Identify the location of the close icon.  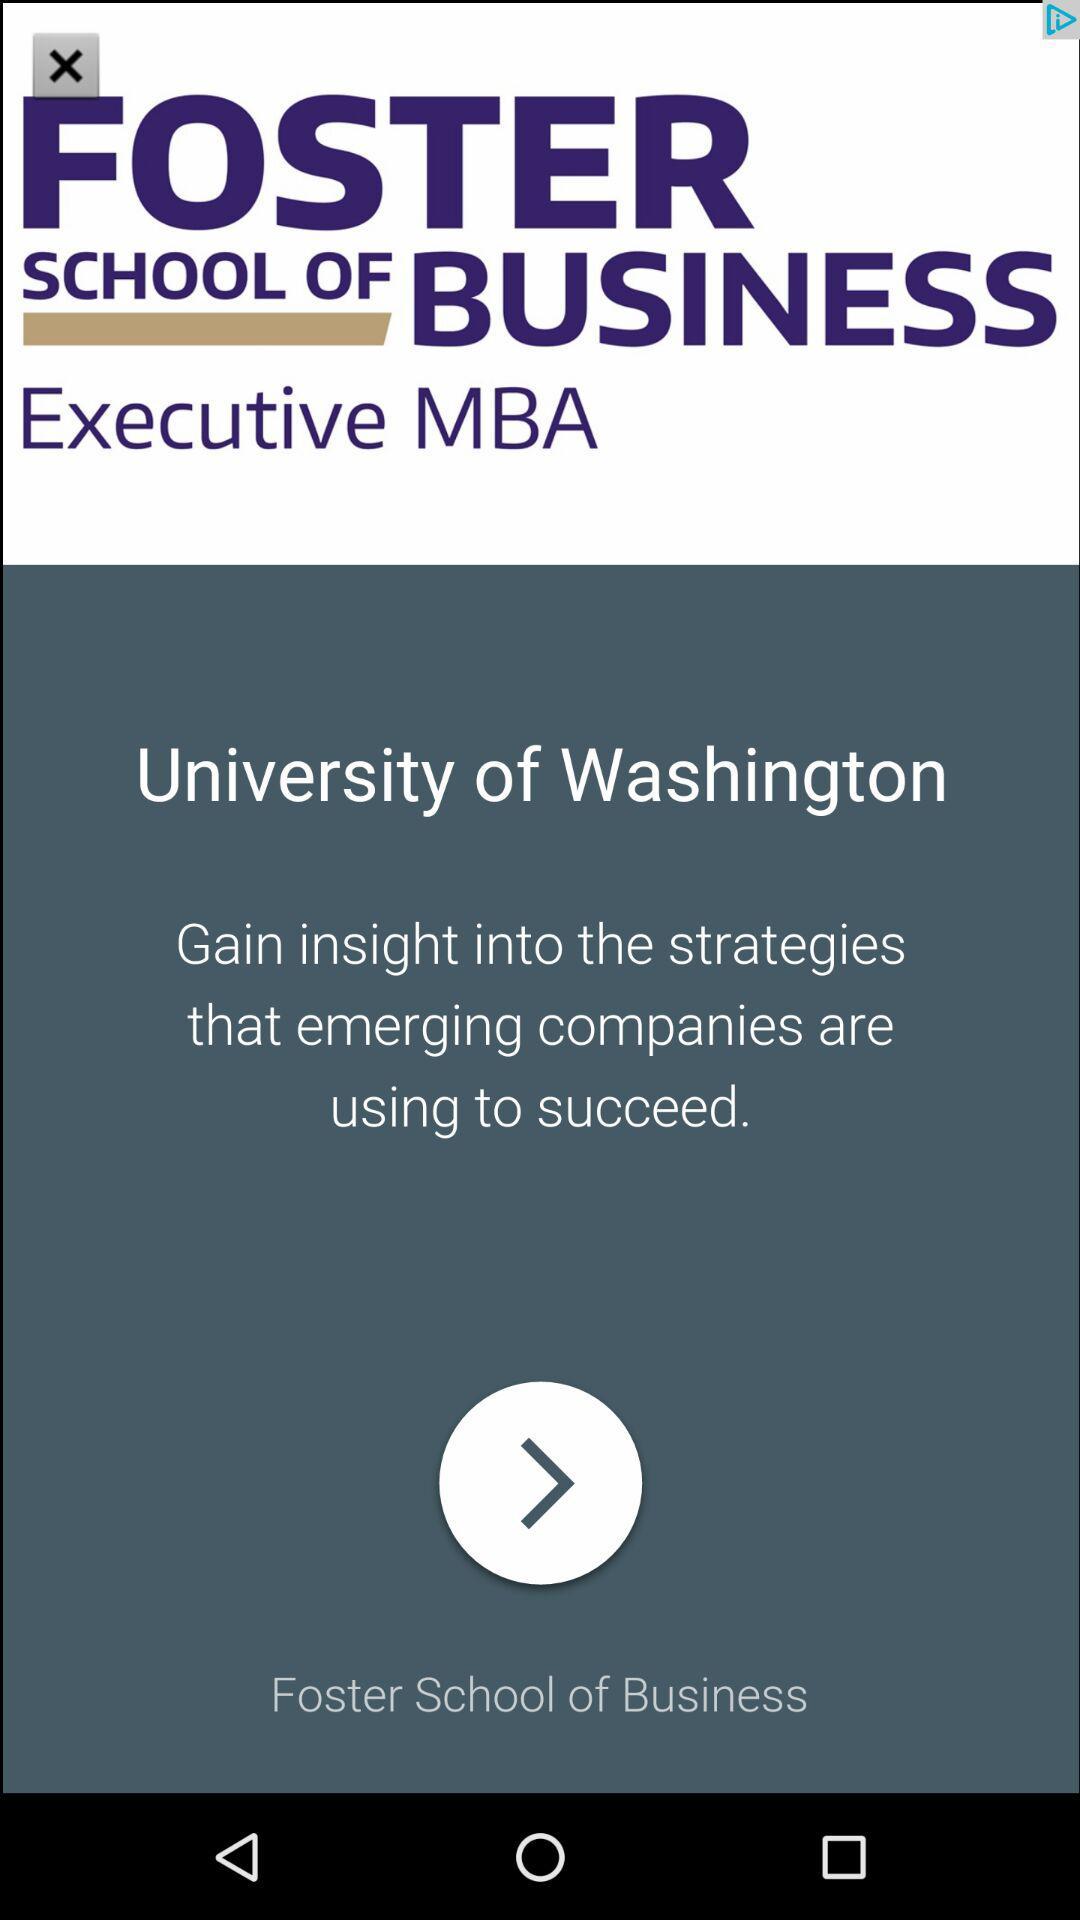
(64, 70).